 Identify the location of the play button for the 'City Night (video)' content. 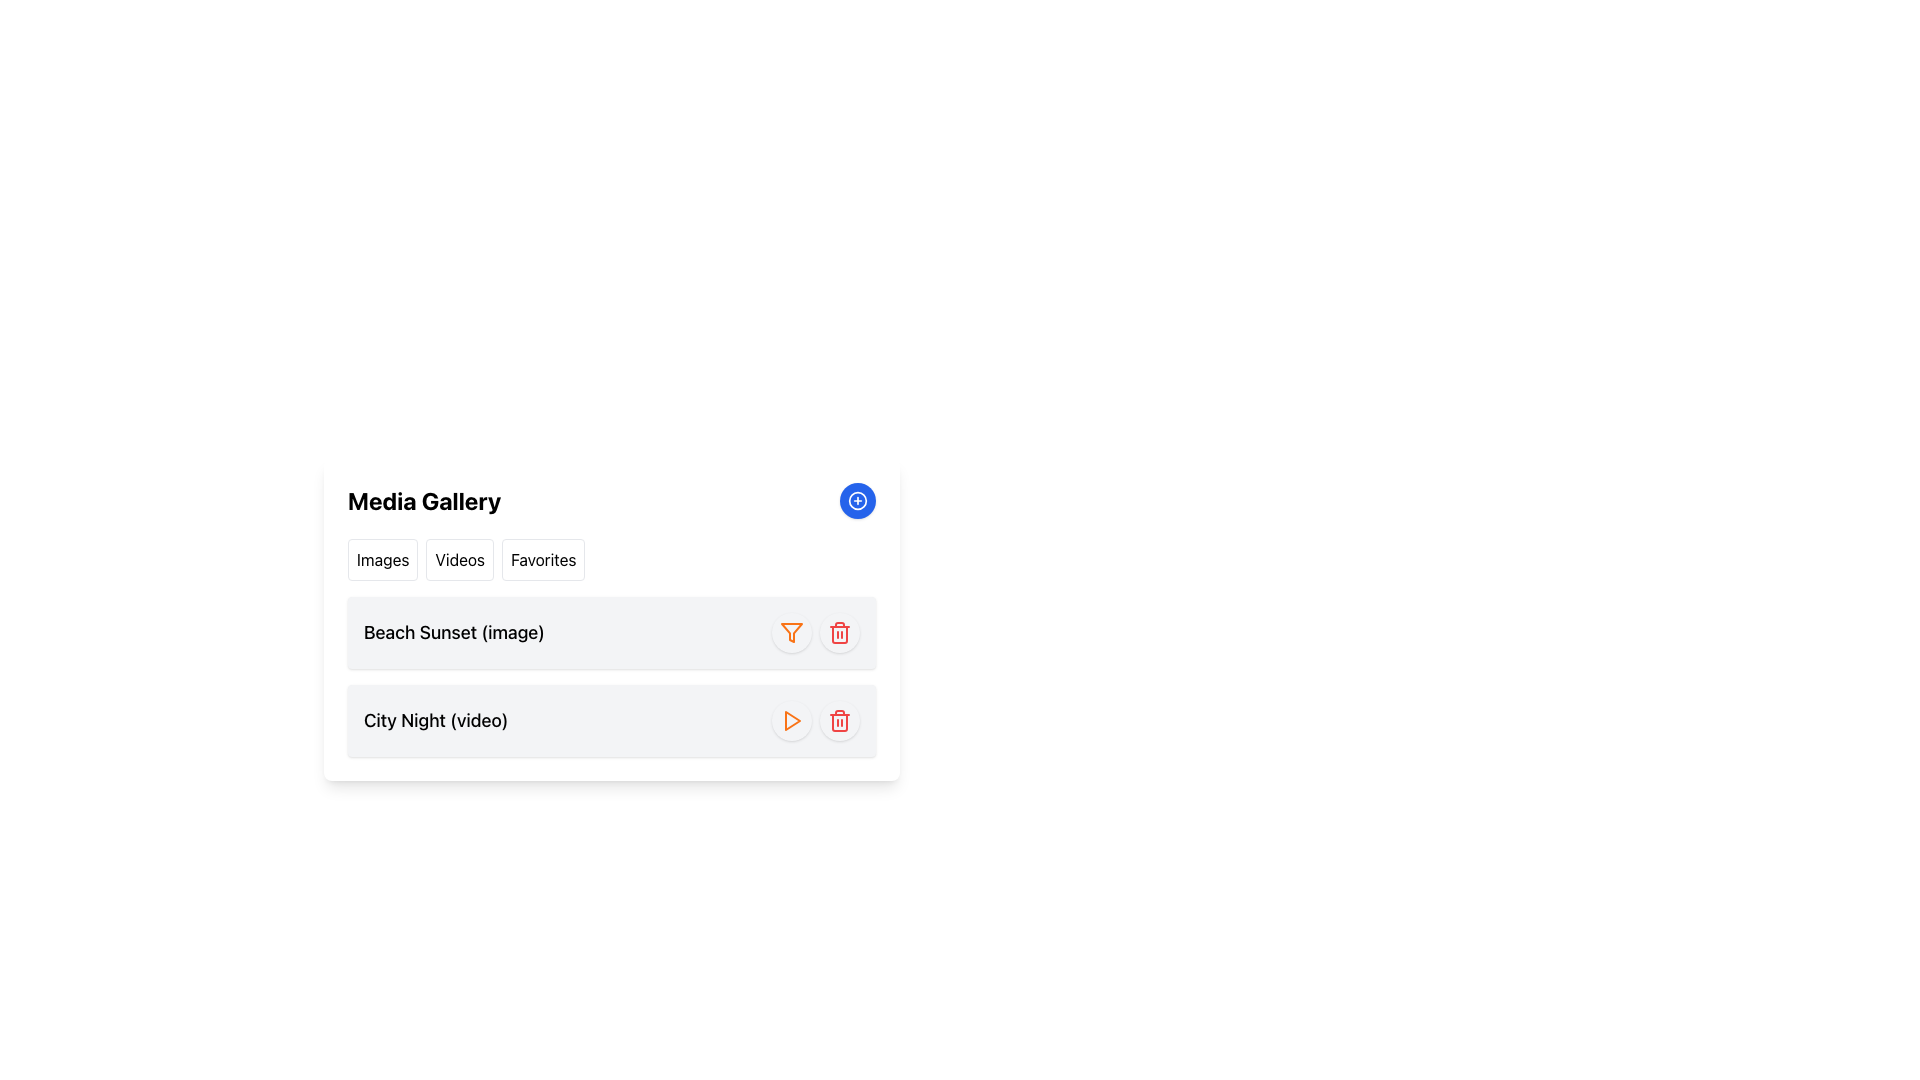
(791, 721).